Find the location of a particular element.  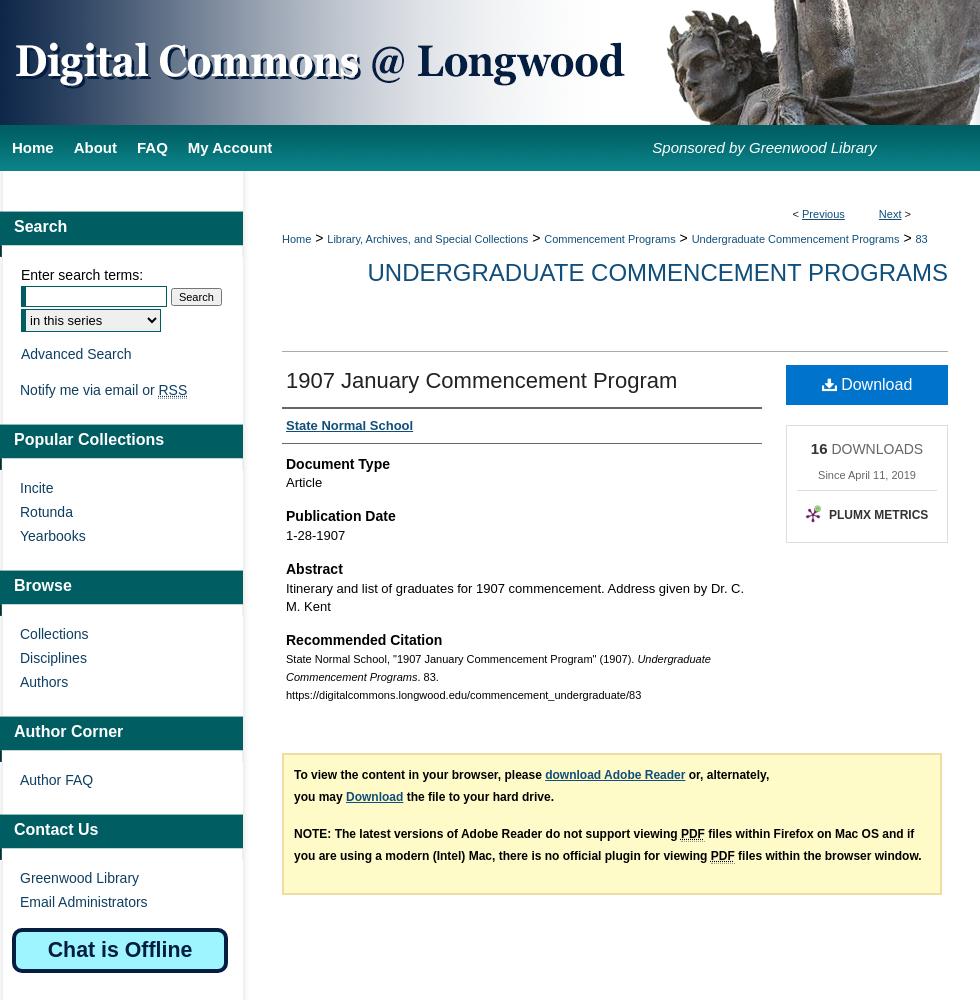

'DOWNLOADS' is located at coordinates (875, 447).